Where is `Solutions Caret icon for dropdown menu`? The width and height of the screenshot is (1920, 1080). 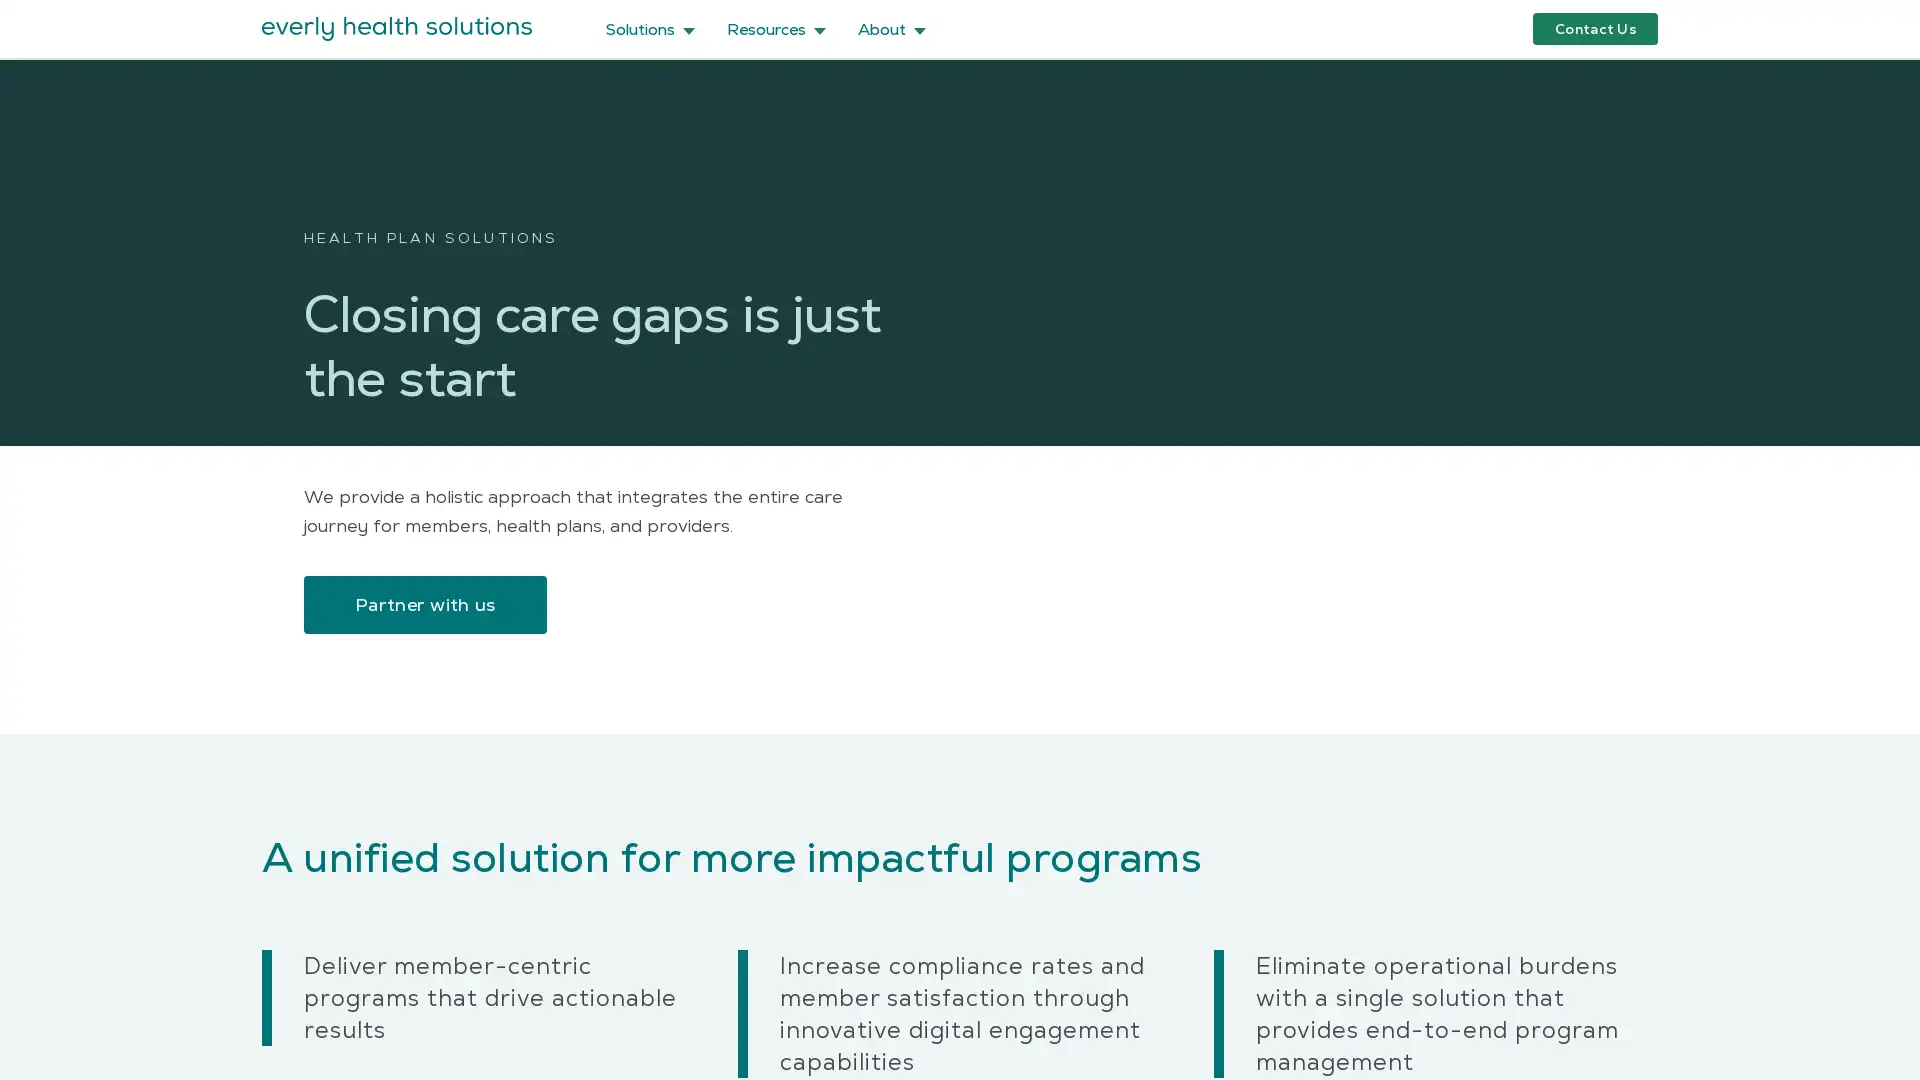 Solutions Caret icon for dropdown menu is located at coordinates (650, 28).